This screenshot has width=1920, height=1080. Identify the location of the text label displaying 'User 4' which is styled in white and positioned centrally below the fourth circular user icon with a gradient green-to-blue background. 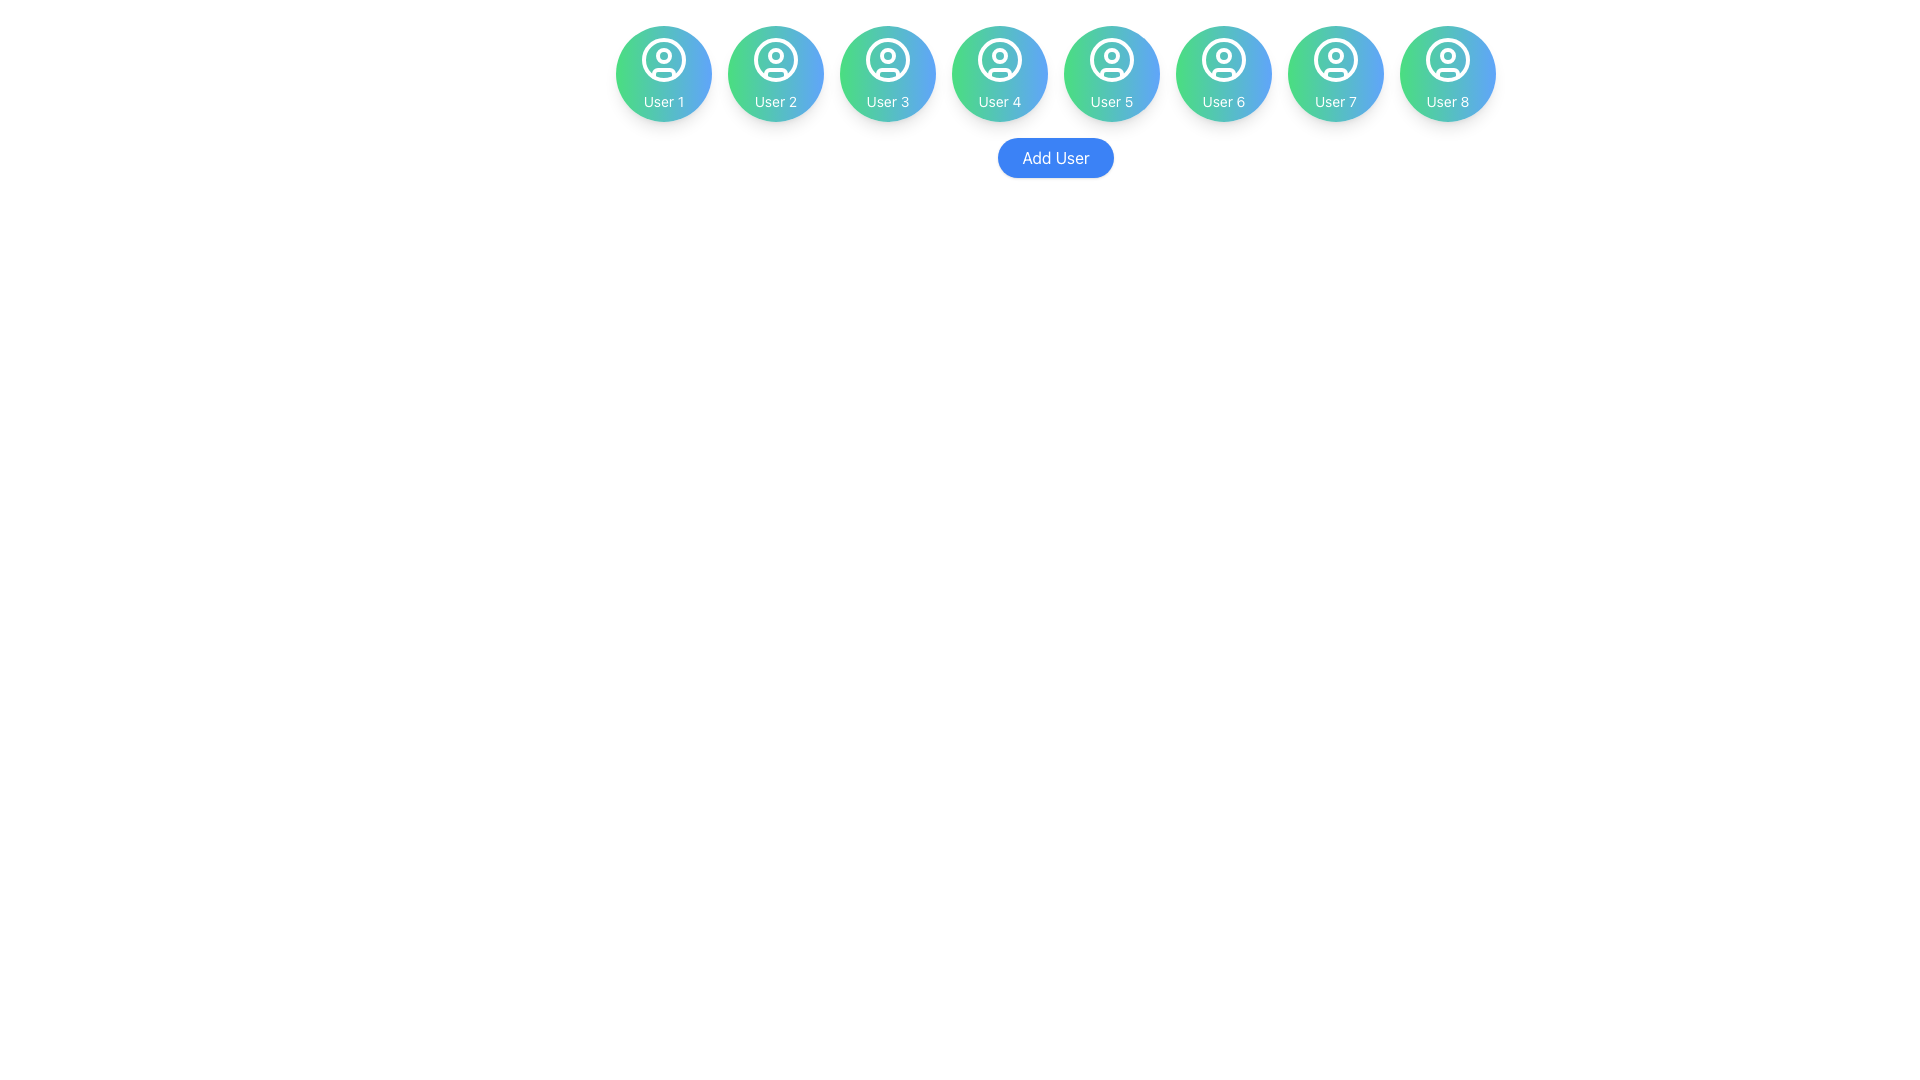
(999, 101).